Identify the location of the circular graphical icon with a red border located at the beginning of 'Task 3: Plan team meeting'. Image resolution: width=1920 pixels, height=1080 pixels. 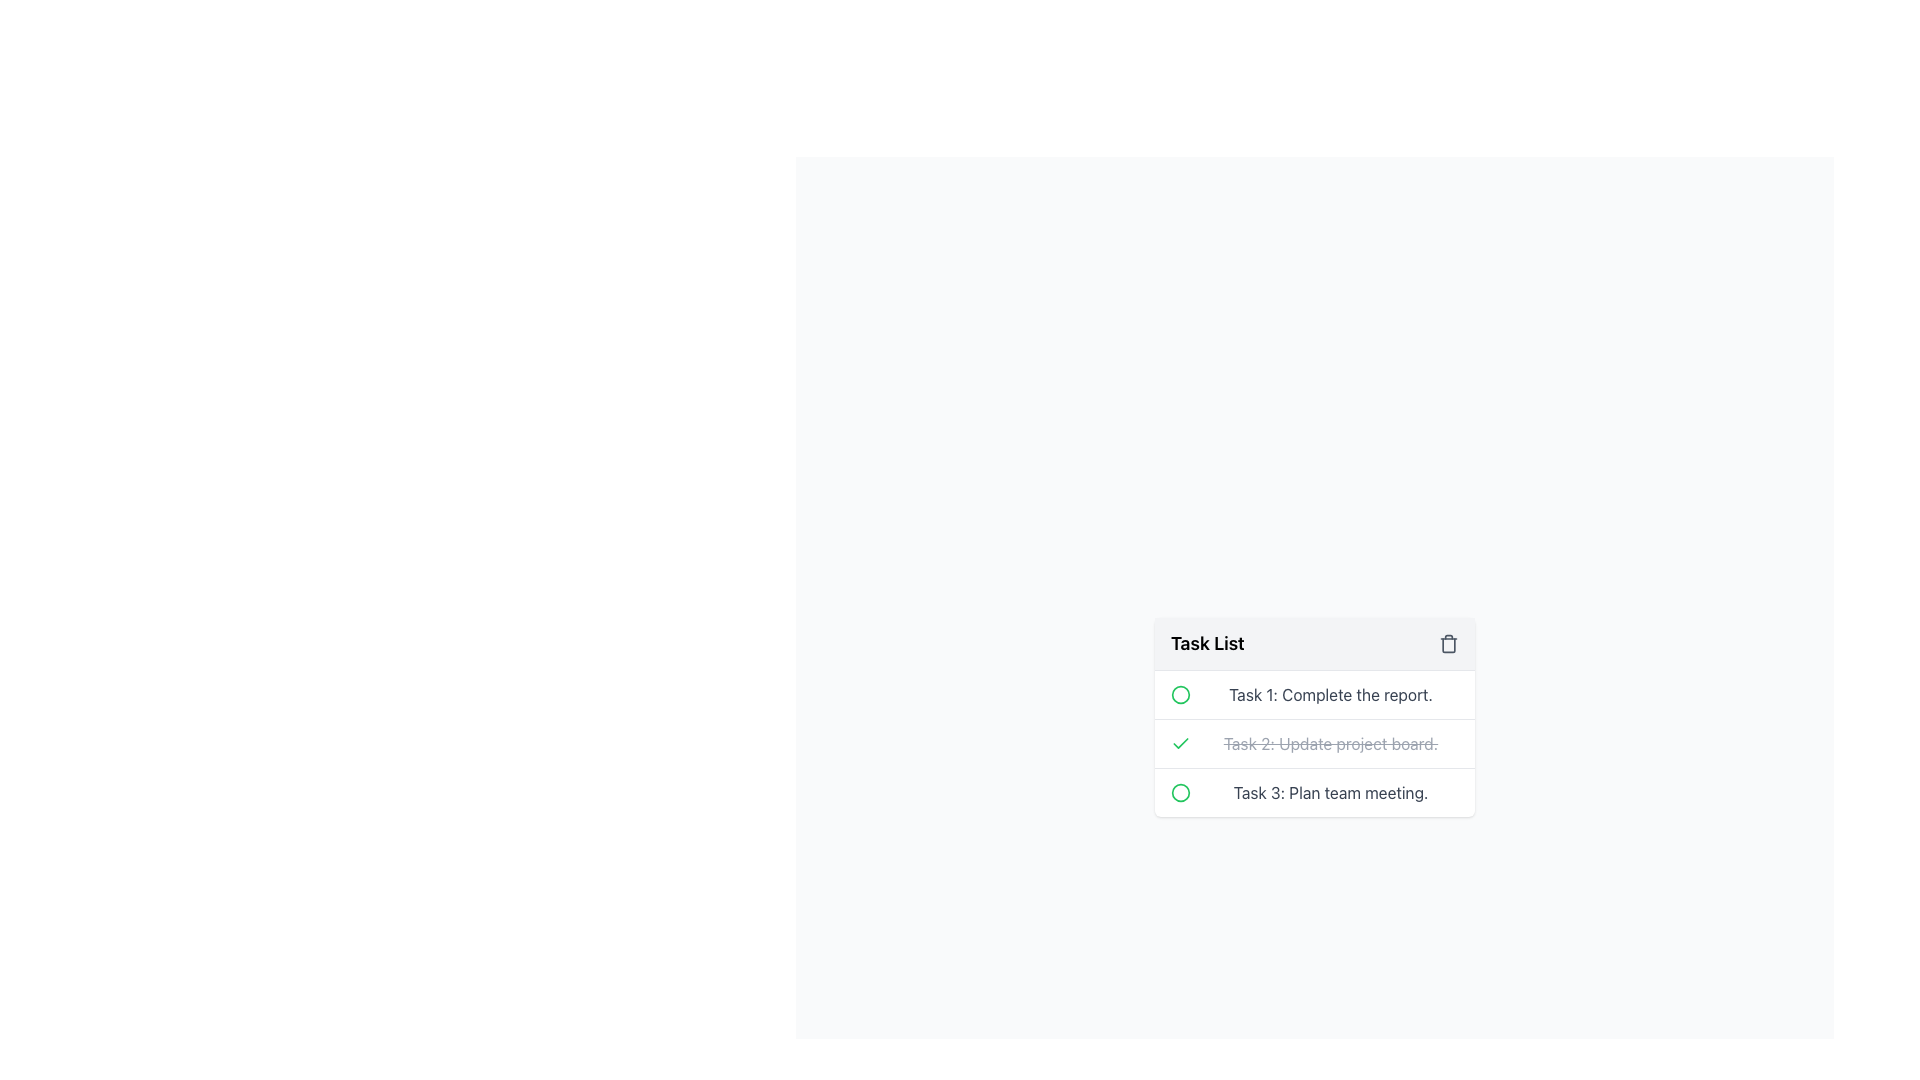
(1180, 790).